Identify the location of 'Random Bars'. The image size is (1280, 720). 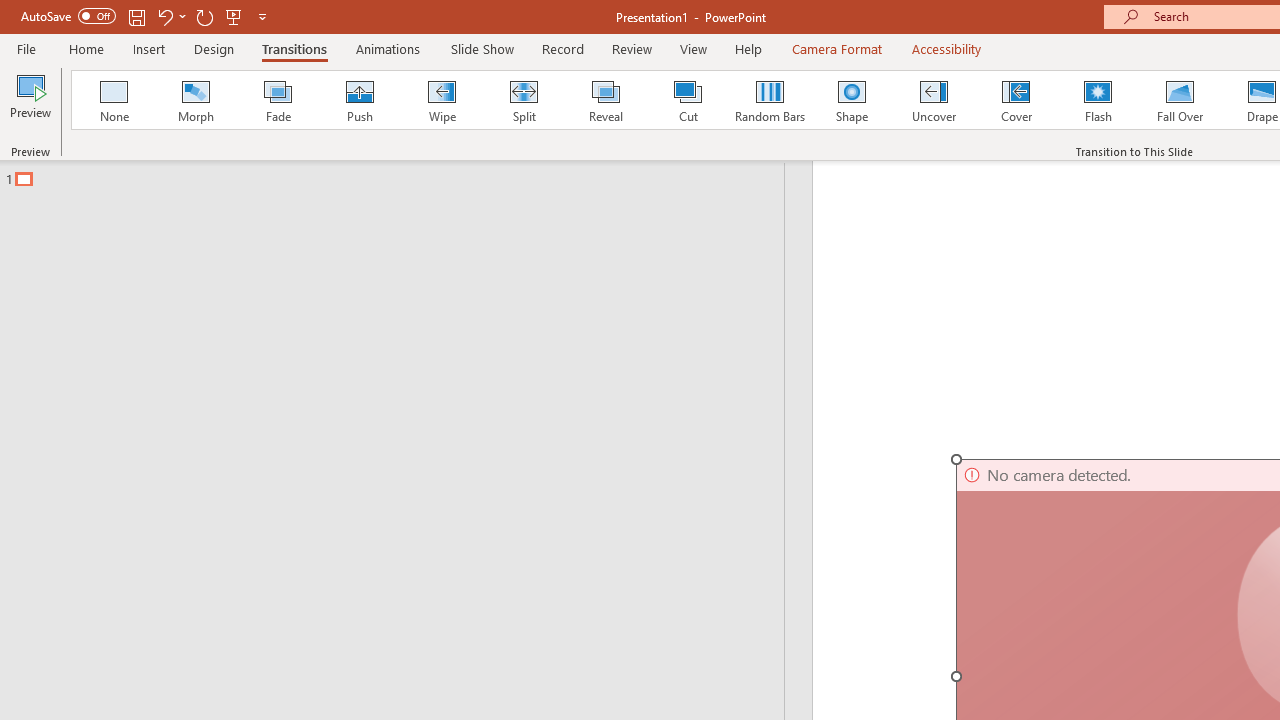
(769, 100).